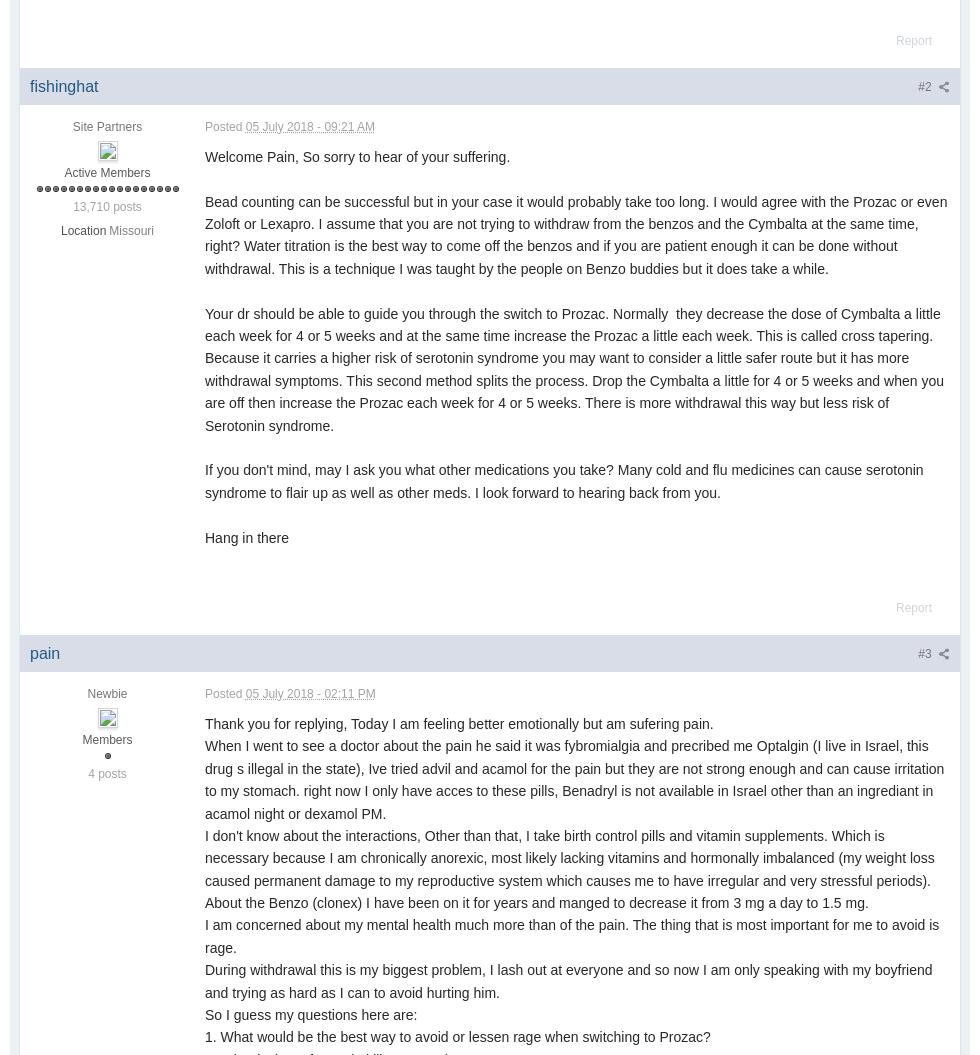 Image resolution: width=980 pixels, height=1055 pixels. I want to click on 'fishinghat', so click(62, 85).